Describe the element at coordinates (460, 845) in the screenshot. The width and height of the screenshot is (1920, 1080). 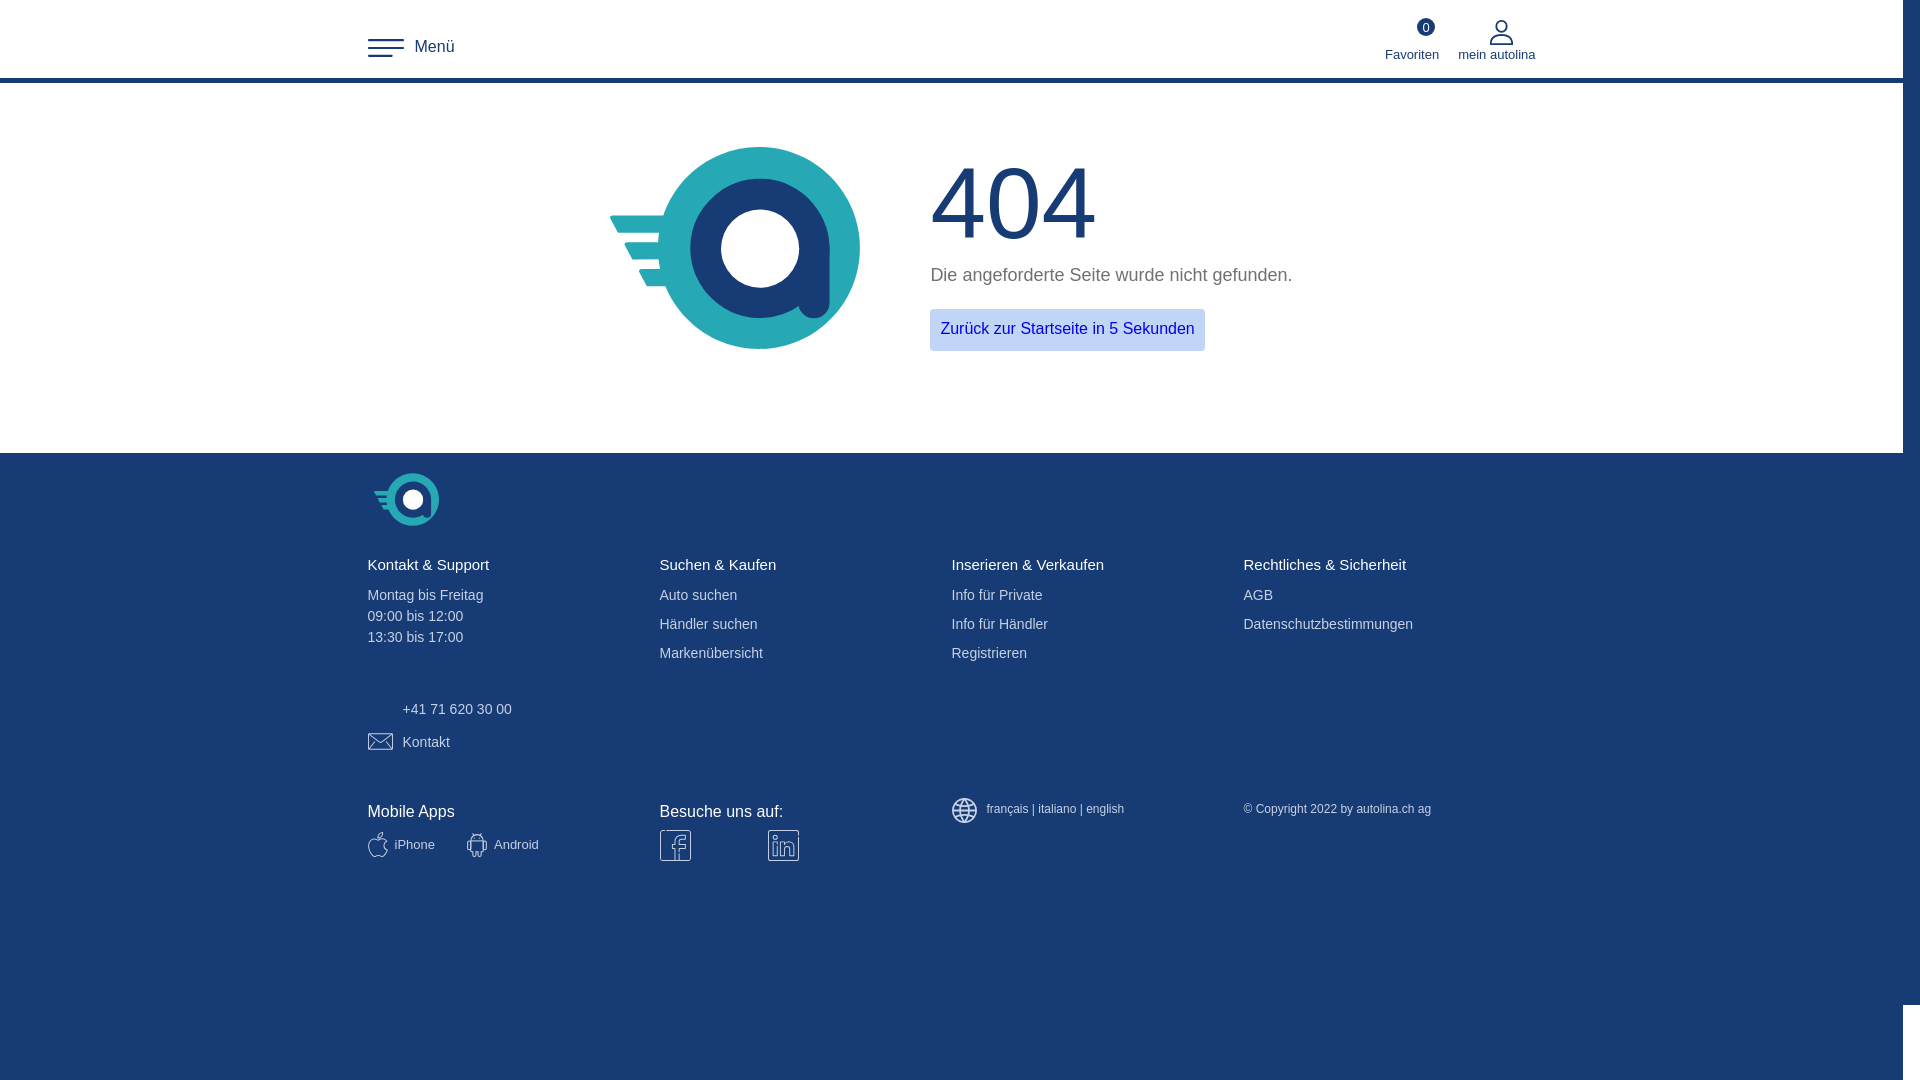
I see `'Android'` at that location.